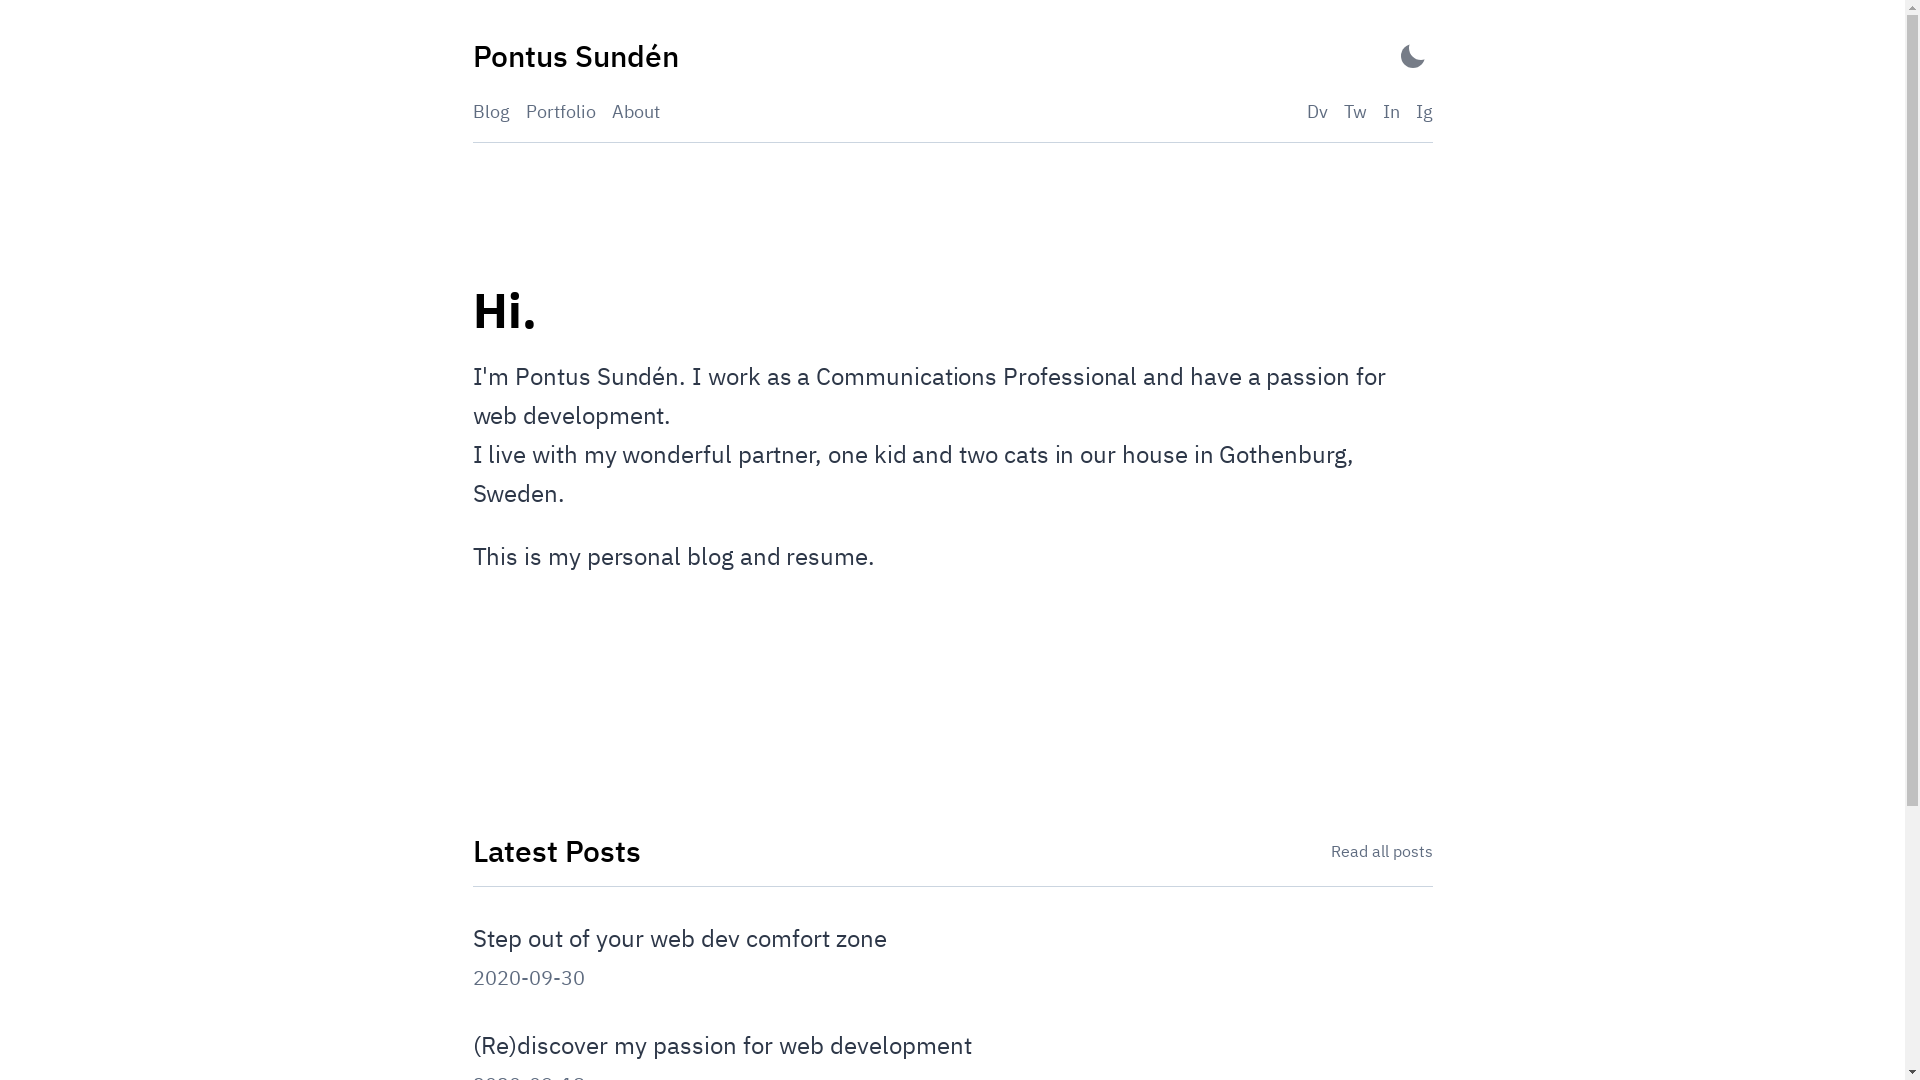 The width and height of the screenshot is (1920, 1080). What do you see at coordinates (560, 111) in the screenshot?
I see `'Portfolio'` at bounding box center [560, 111].